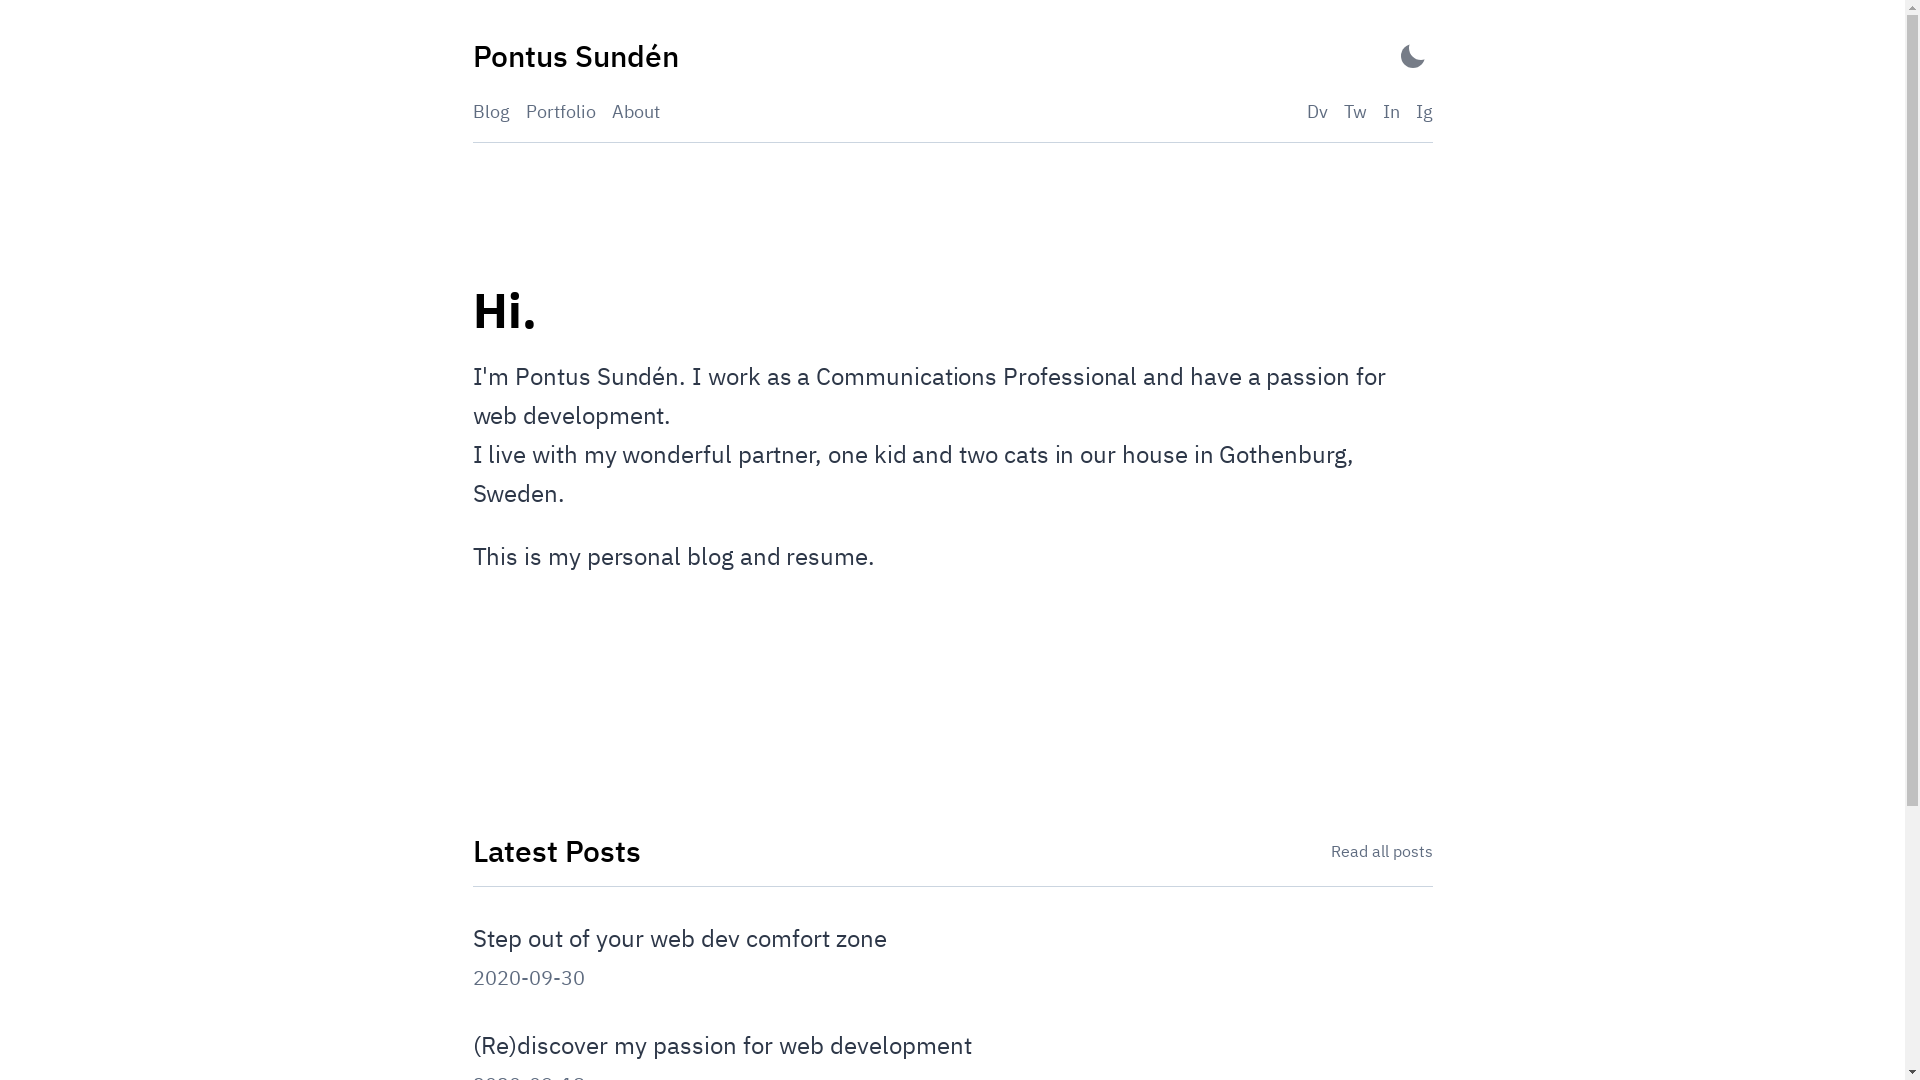 The width and height of the screenshot is (1920, 1080). What do you see at coordinates (560, 111) in the screenshot?
I see `'Portfolio'` at bounding box center [560, 111].